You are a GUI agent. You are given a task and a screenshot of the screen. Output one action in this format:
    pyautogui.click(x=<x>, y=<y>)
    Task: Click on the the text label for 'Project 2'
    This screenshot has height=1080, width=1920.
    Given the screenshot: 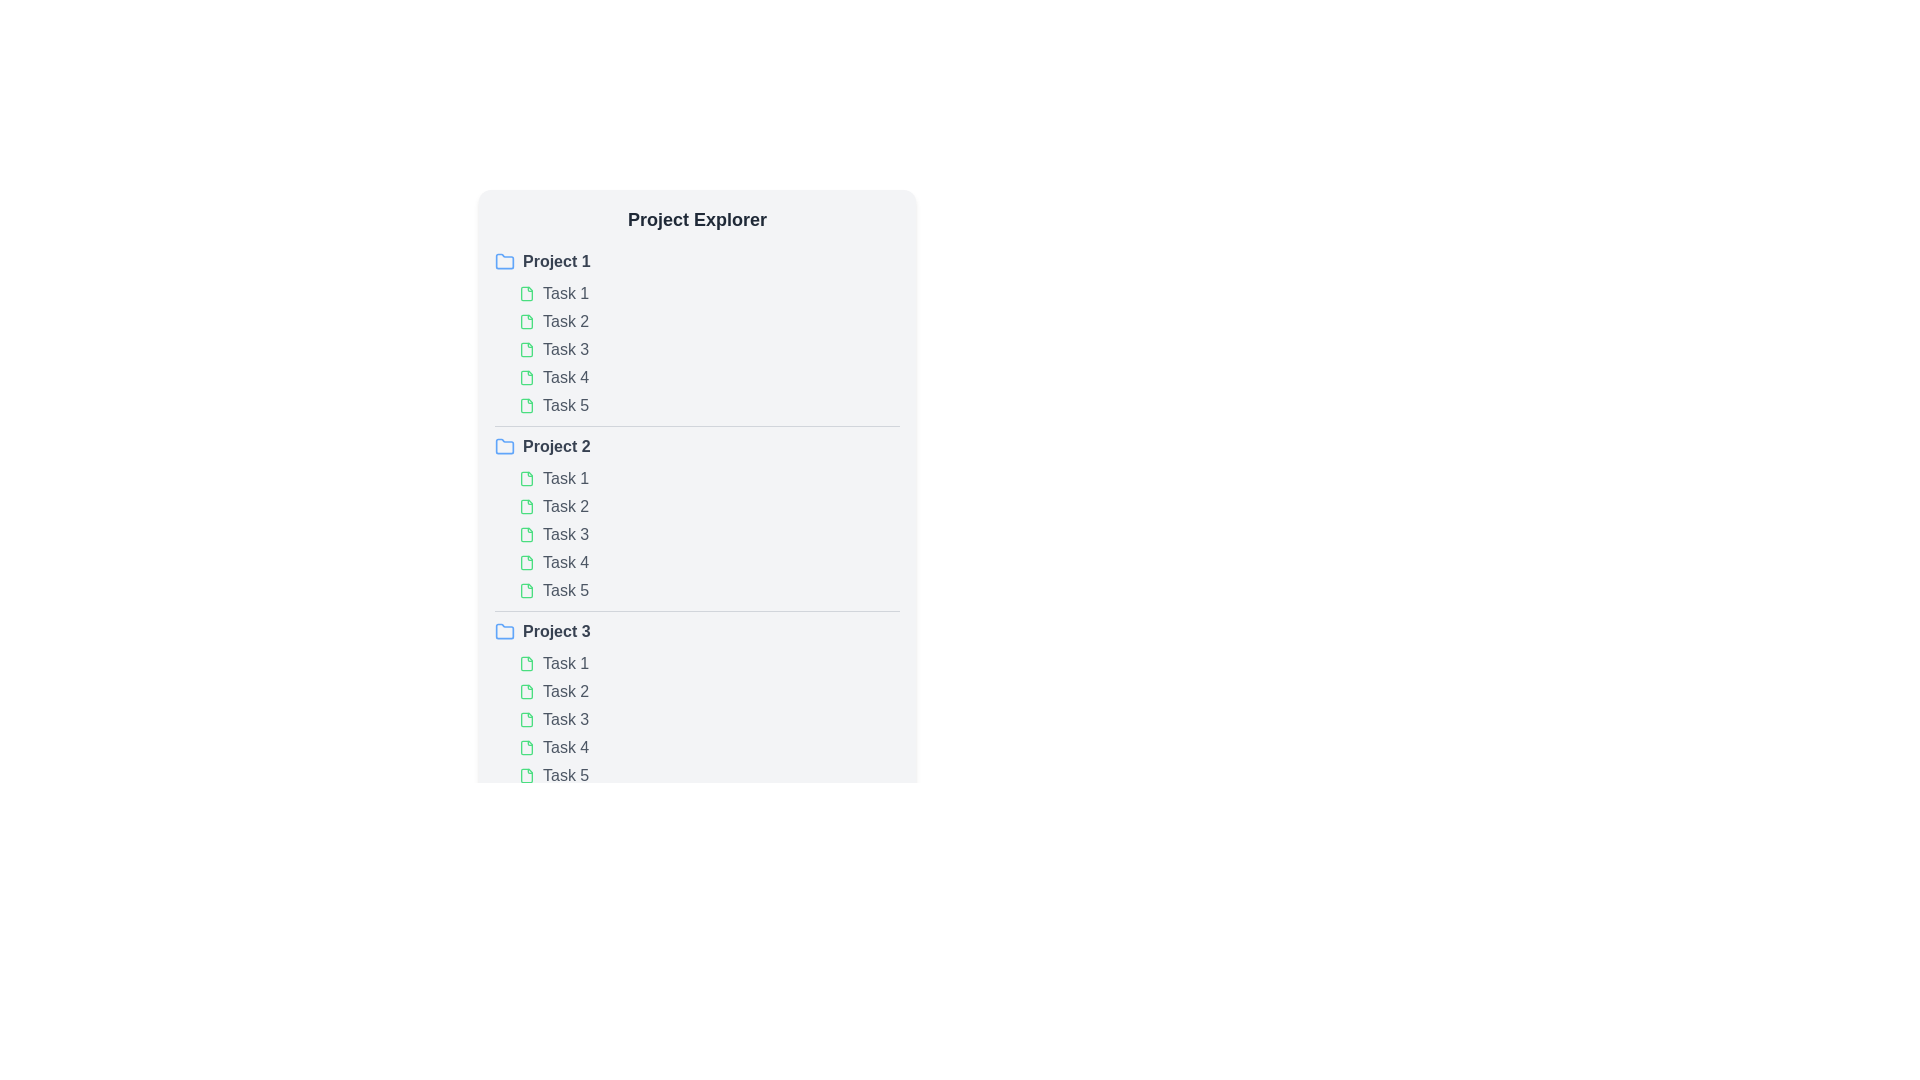 What is the action you would take?
    pyautogui.click(x=556, y=446)
    